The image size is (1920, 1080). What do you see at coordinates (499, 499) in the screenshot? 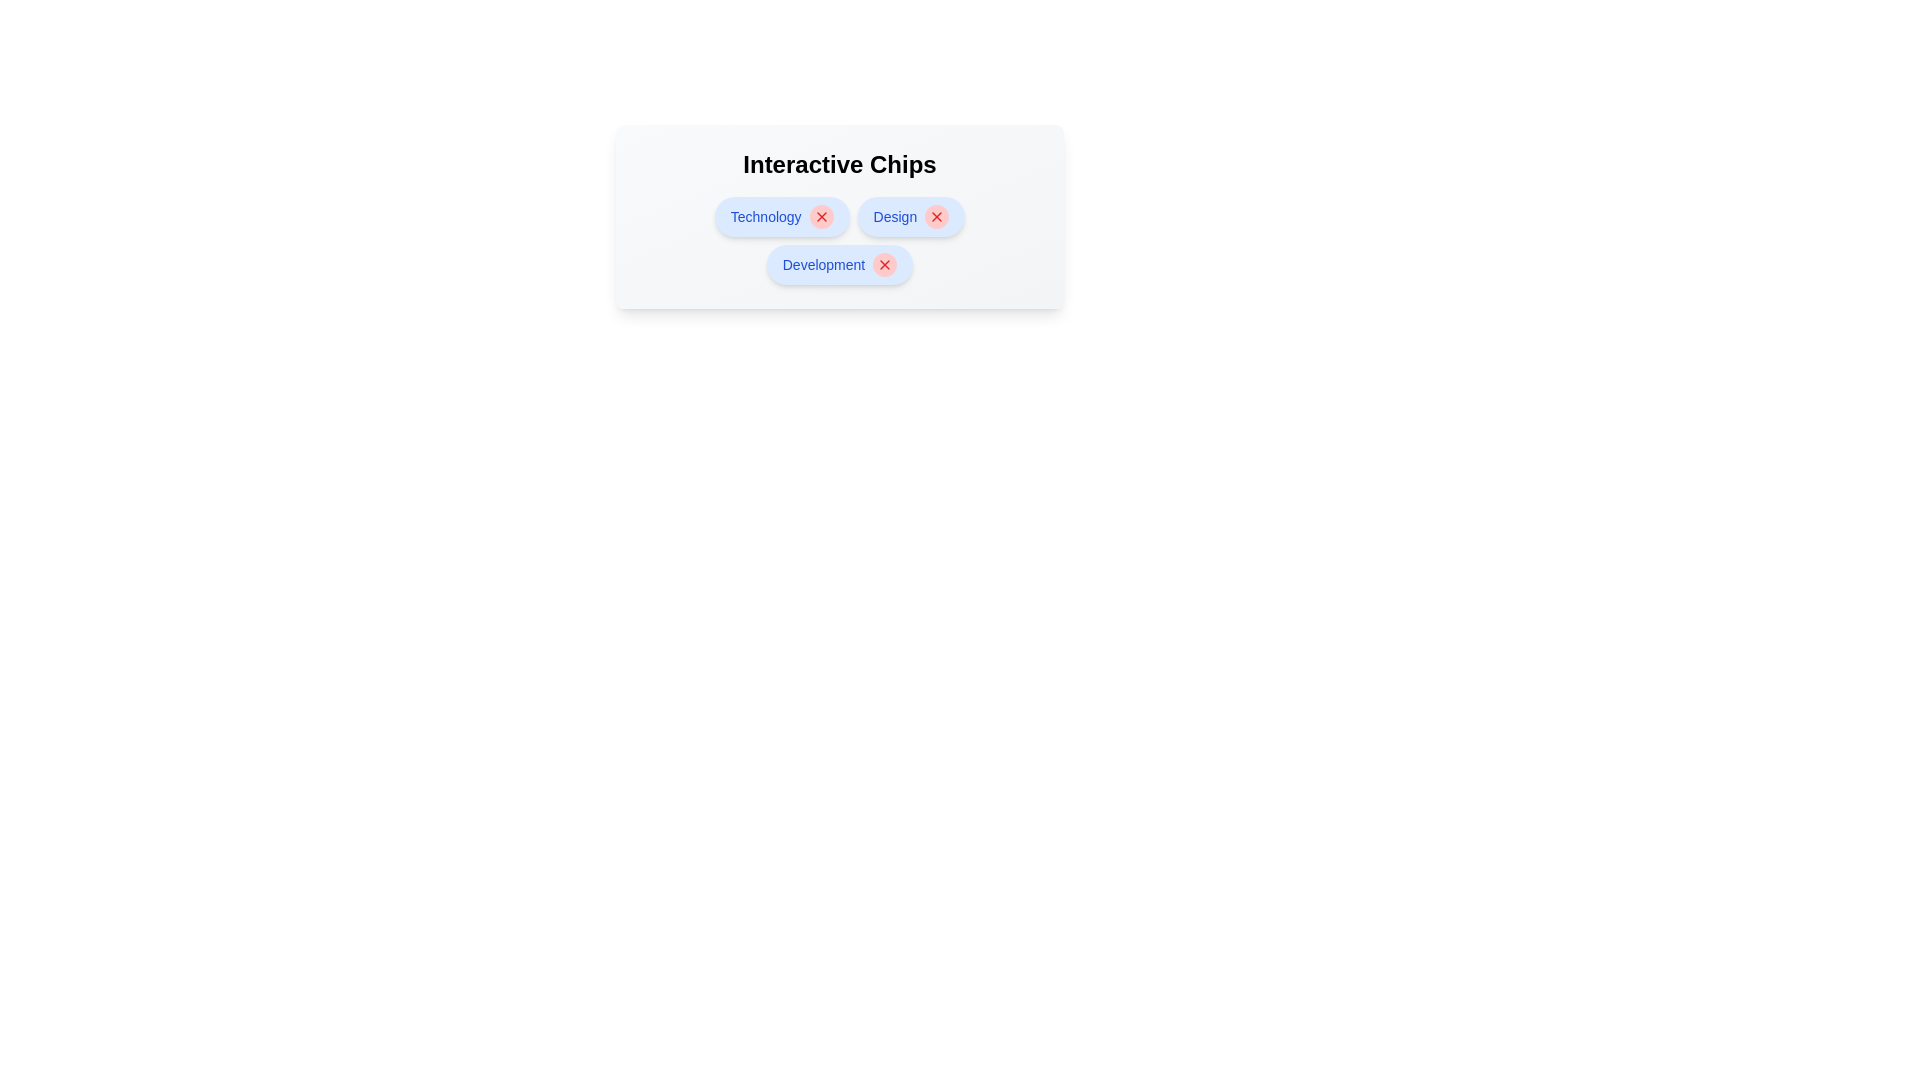
I see `the background area of the component` at bounding box center [499, 499].